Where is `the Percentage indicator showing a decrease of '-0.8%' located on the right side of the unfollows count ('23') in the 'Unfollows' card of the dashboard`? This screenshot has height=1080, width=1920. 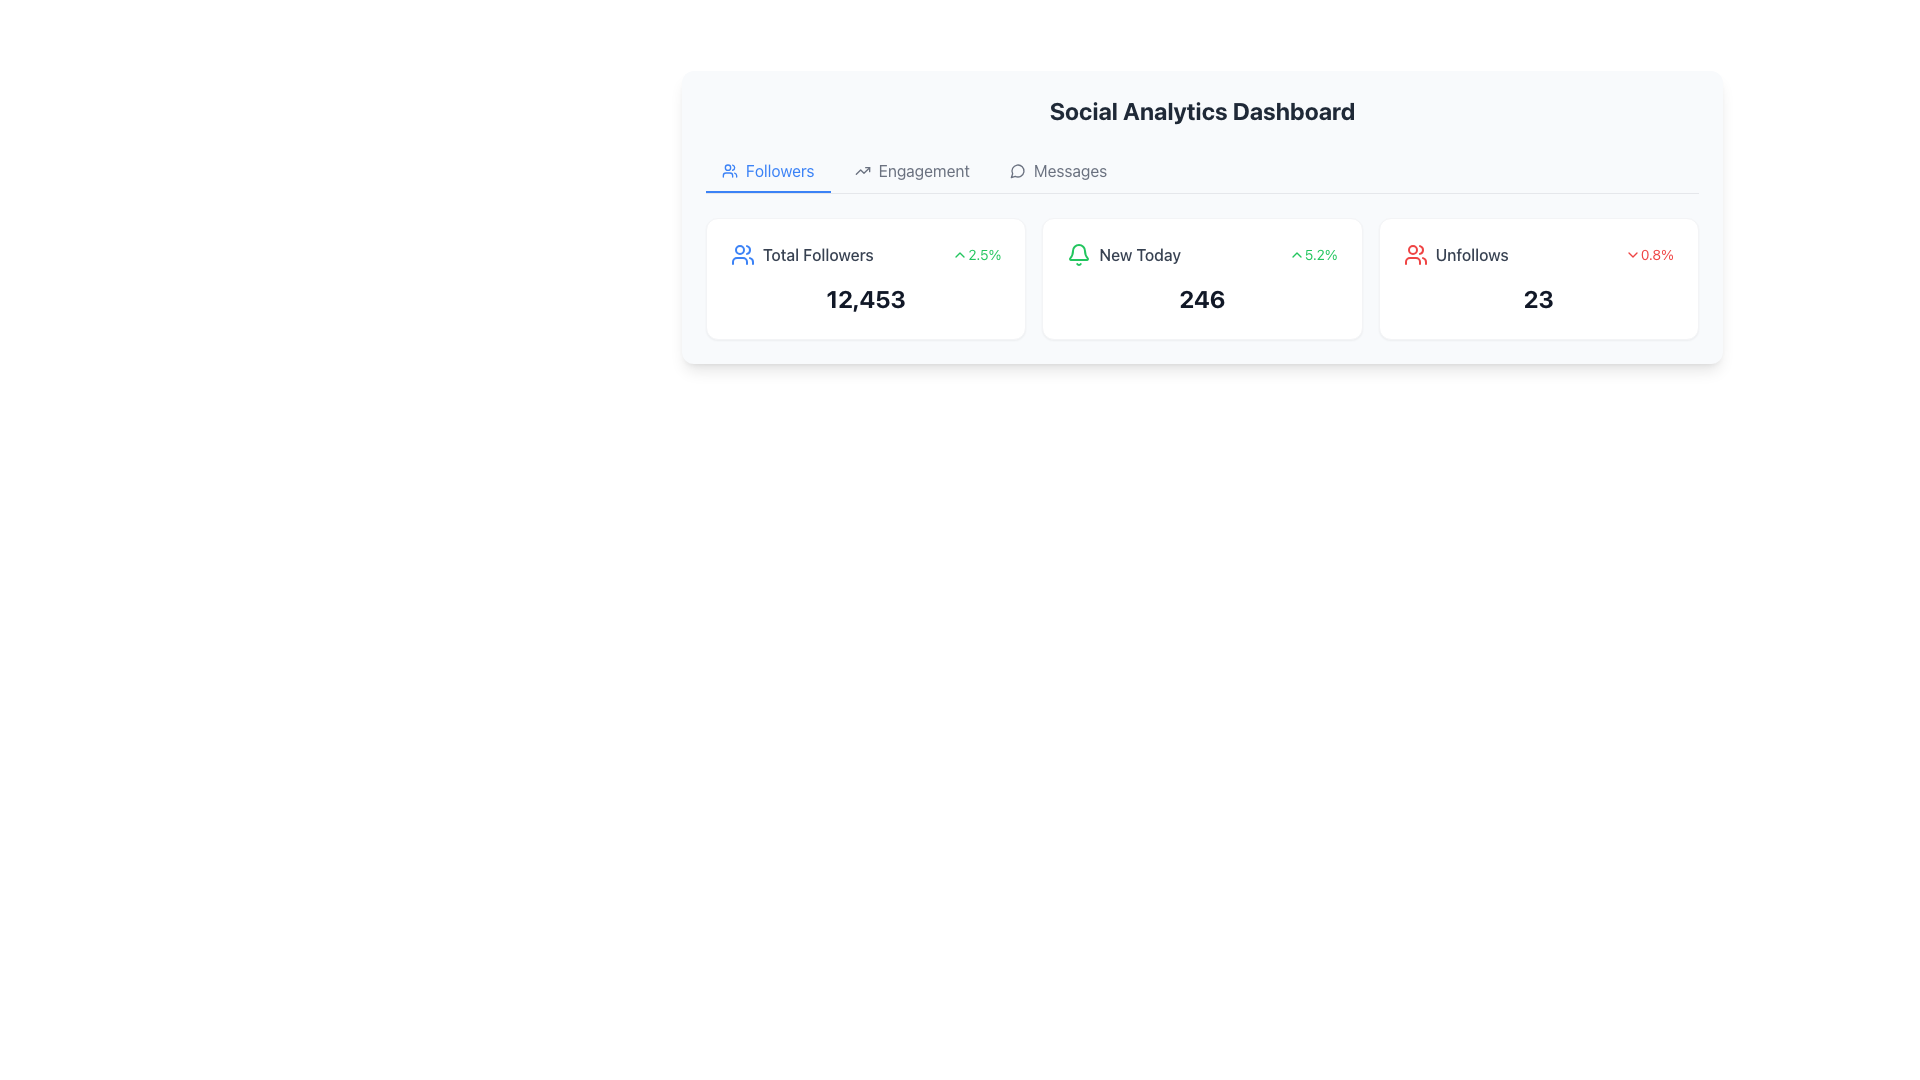
the Percentage indicator showing a decrease of '-0.8%' located on the right side of the unfollows count ('23') in the 'Unfollows' card of the dashboard is located at coordinates (1649, 253).